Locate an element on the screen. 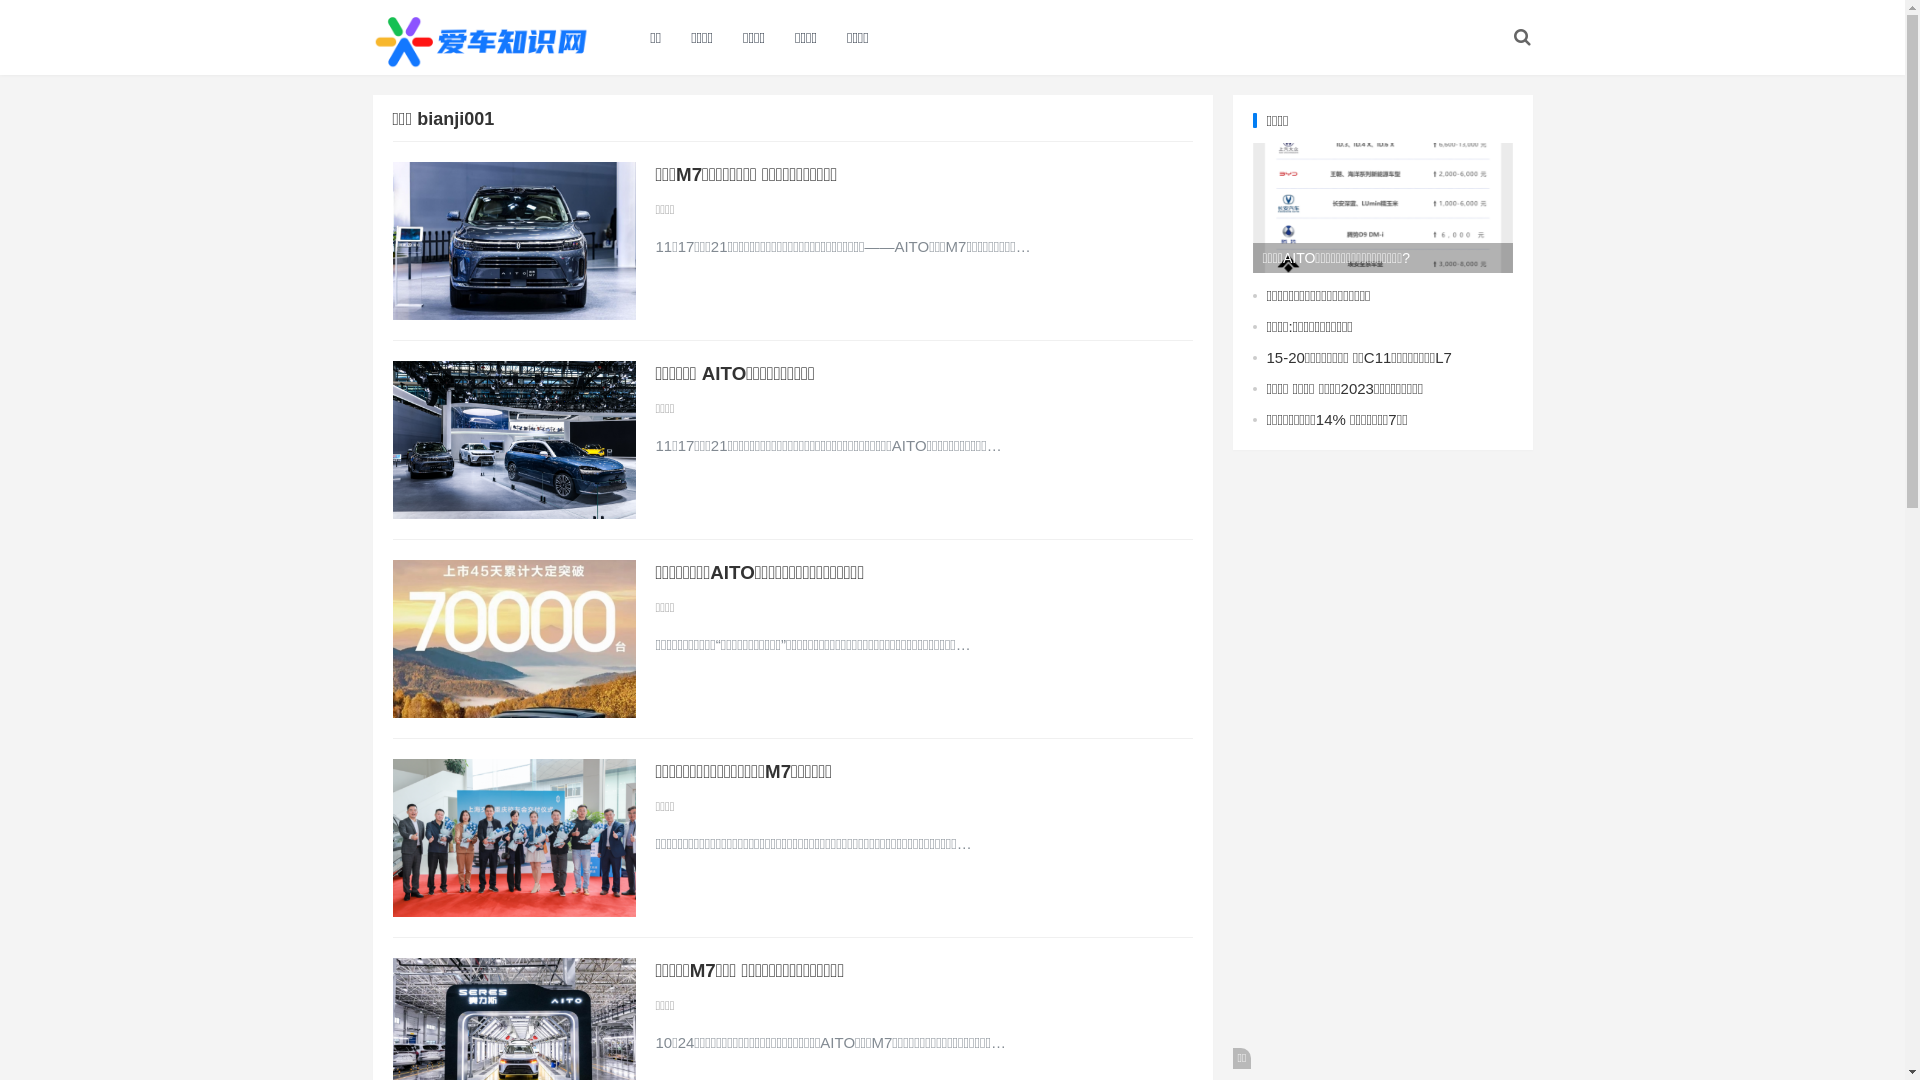 Image resolution: width=1920 pixels, height=1080 pixels. 'Advertisement' is located at coordinates (1381, 769).